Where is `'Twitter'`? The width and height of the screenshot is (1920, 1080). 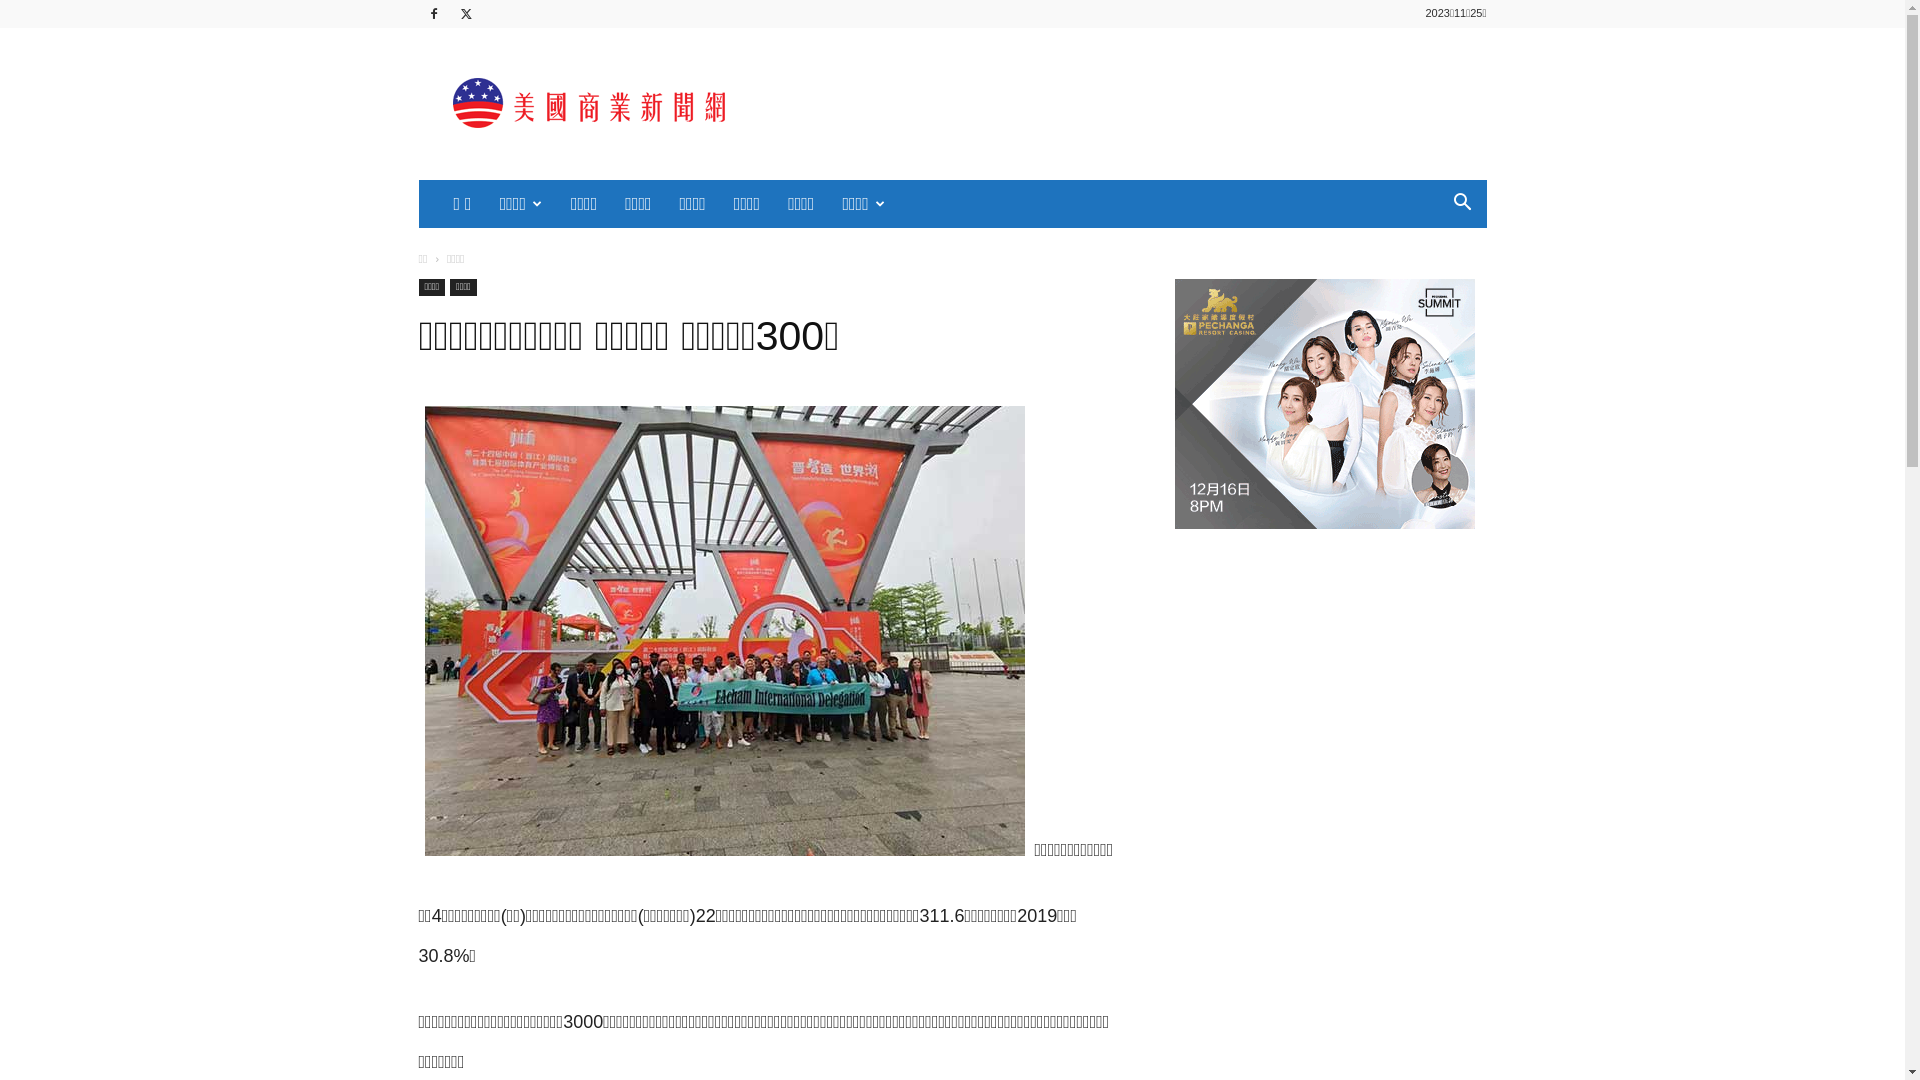
'Twitter' is located at coordinates (465, 14).